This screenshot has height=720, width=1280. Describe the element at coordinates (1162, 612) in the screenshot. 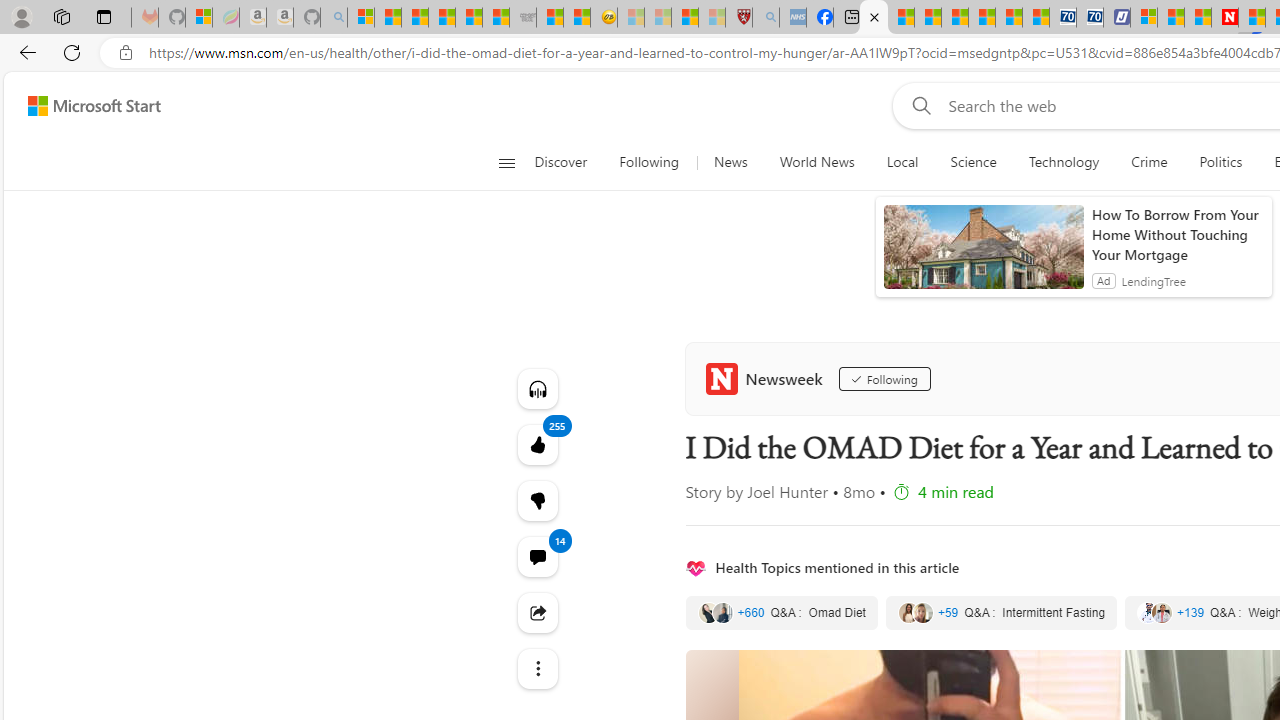

I see `'Class: quote-thumbnail'` at that location.